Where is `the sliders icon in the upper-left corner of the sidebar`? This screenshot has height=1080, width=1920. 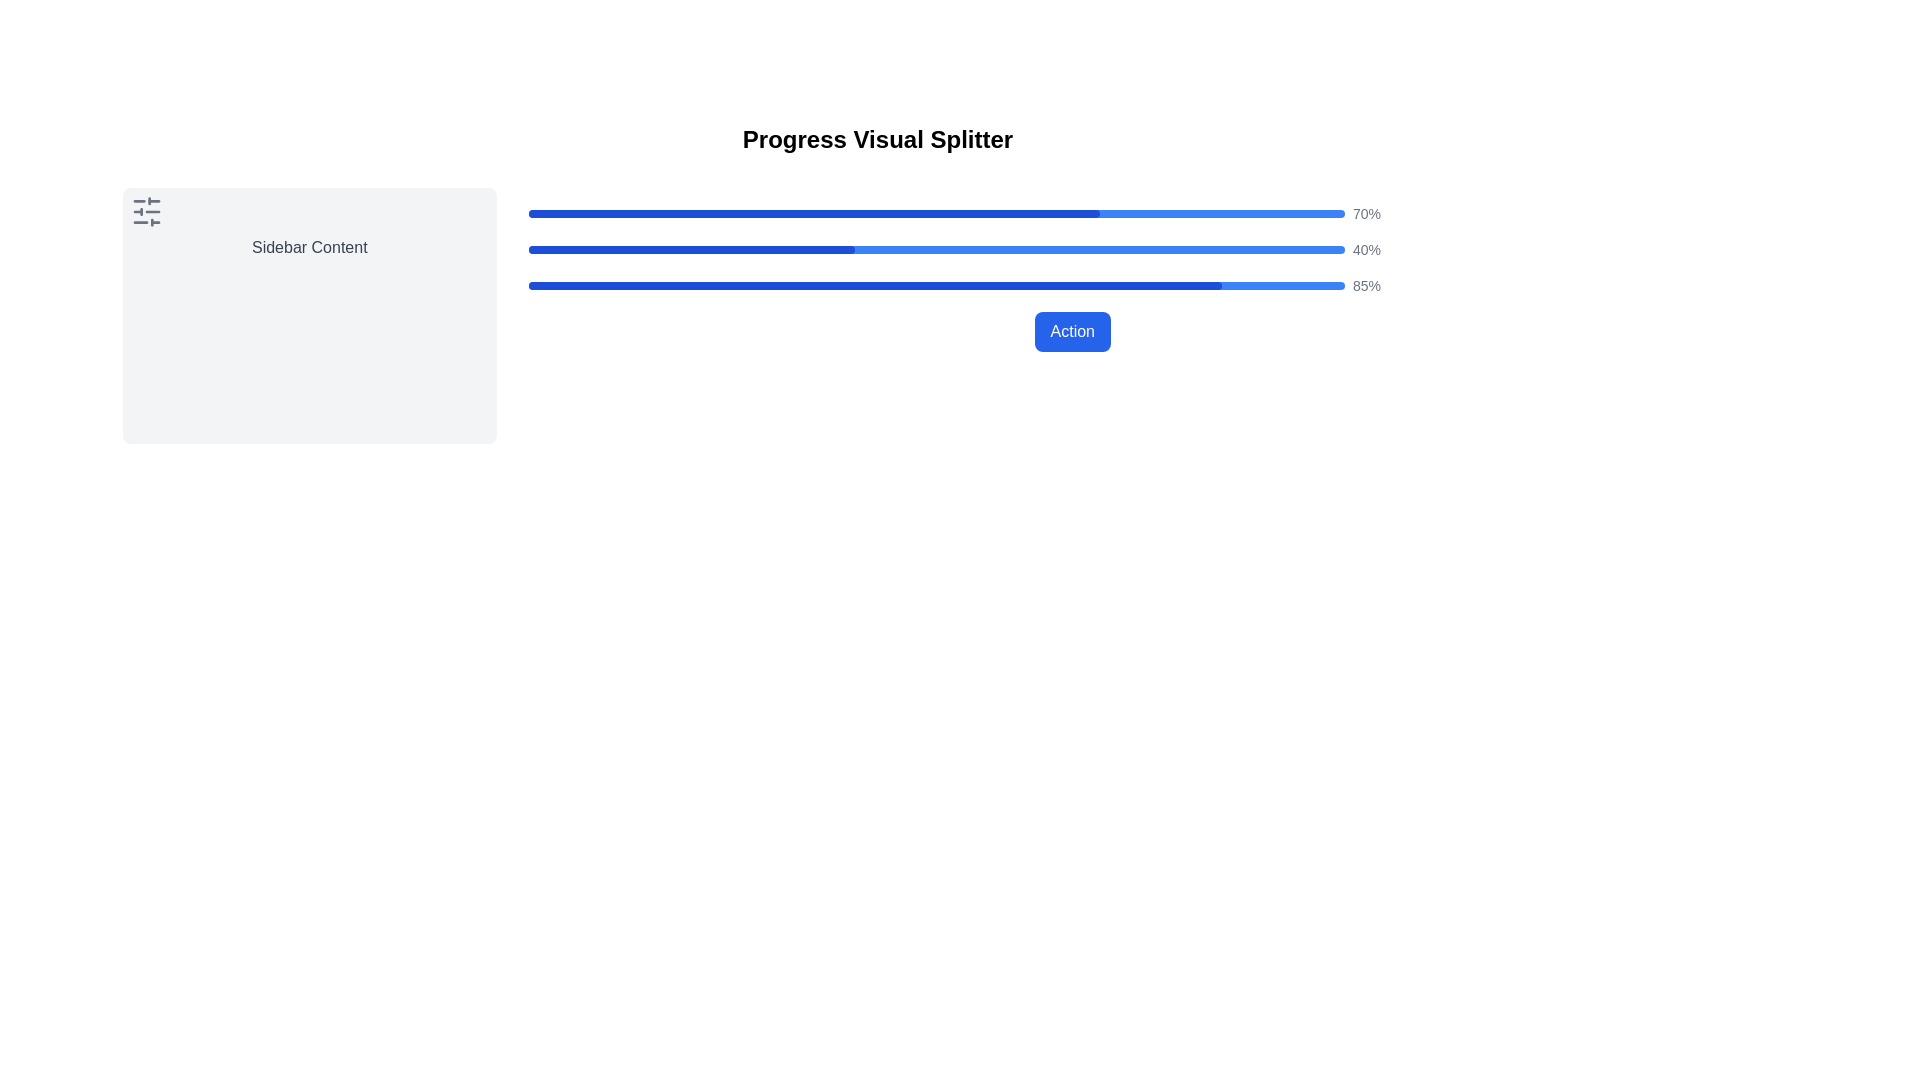
the sliders icon in the upper-left corner of the sidebar is located at coordinates (146, 212).